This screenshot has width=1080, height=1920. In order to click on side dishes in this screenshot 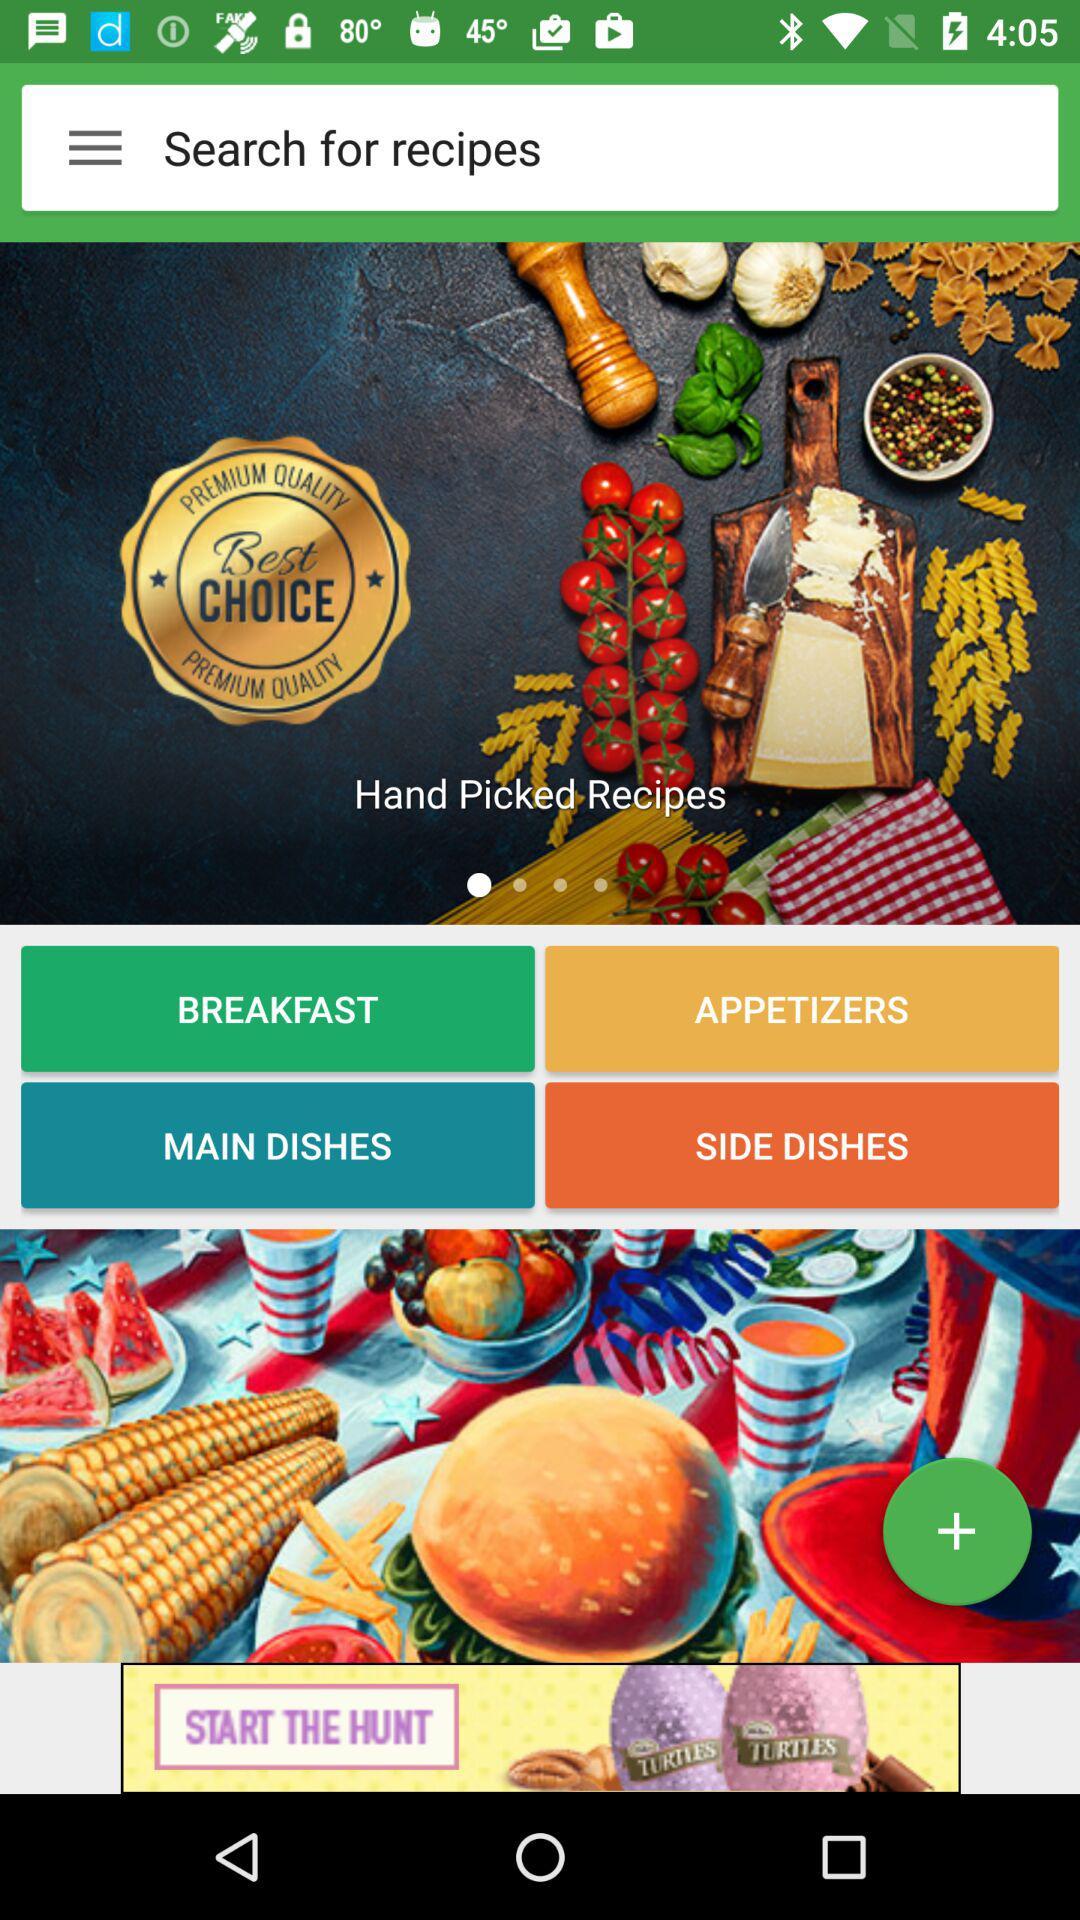, I will do `click(801, 1145)`.